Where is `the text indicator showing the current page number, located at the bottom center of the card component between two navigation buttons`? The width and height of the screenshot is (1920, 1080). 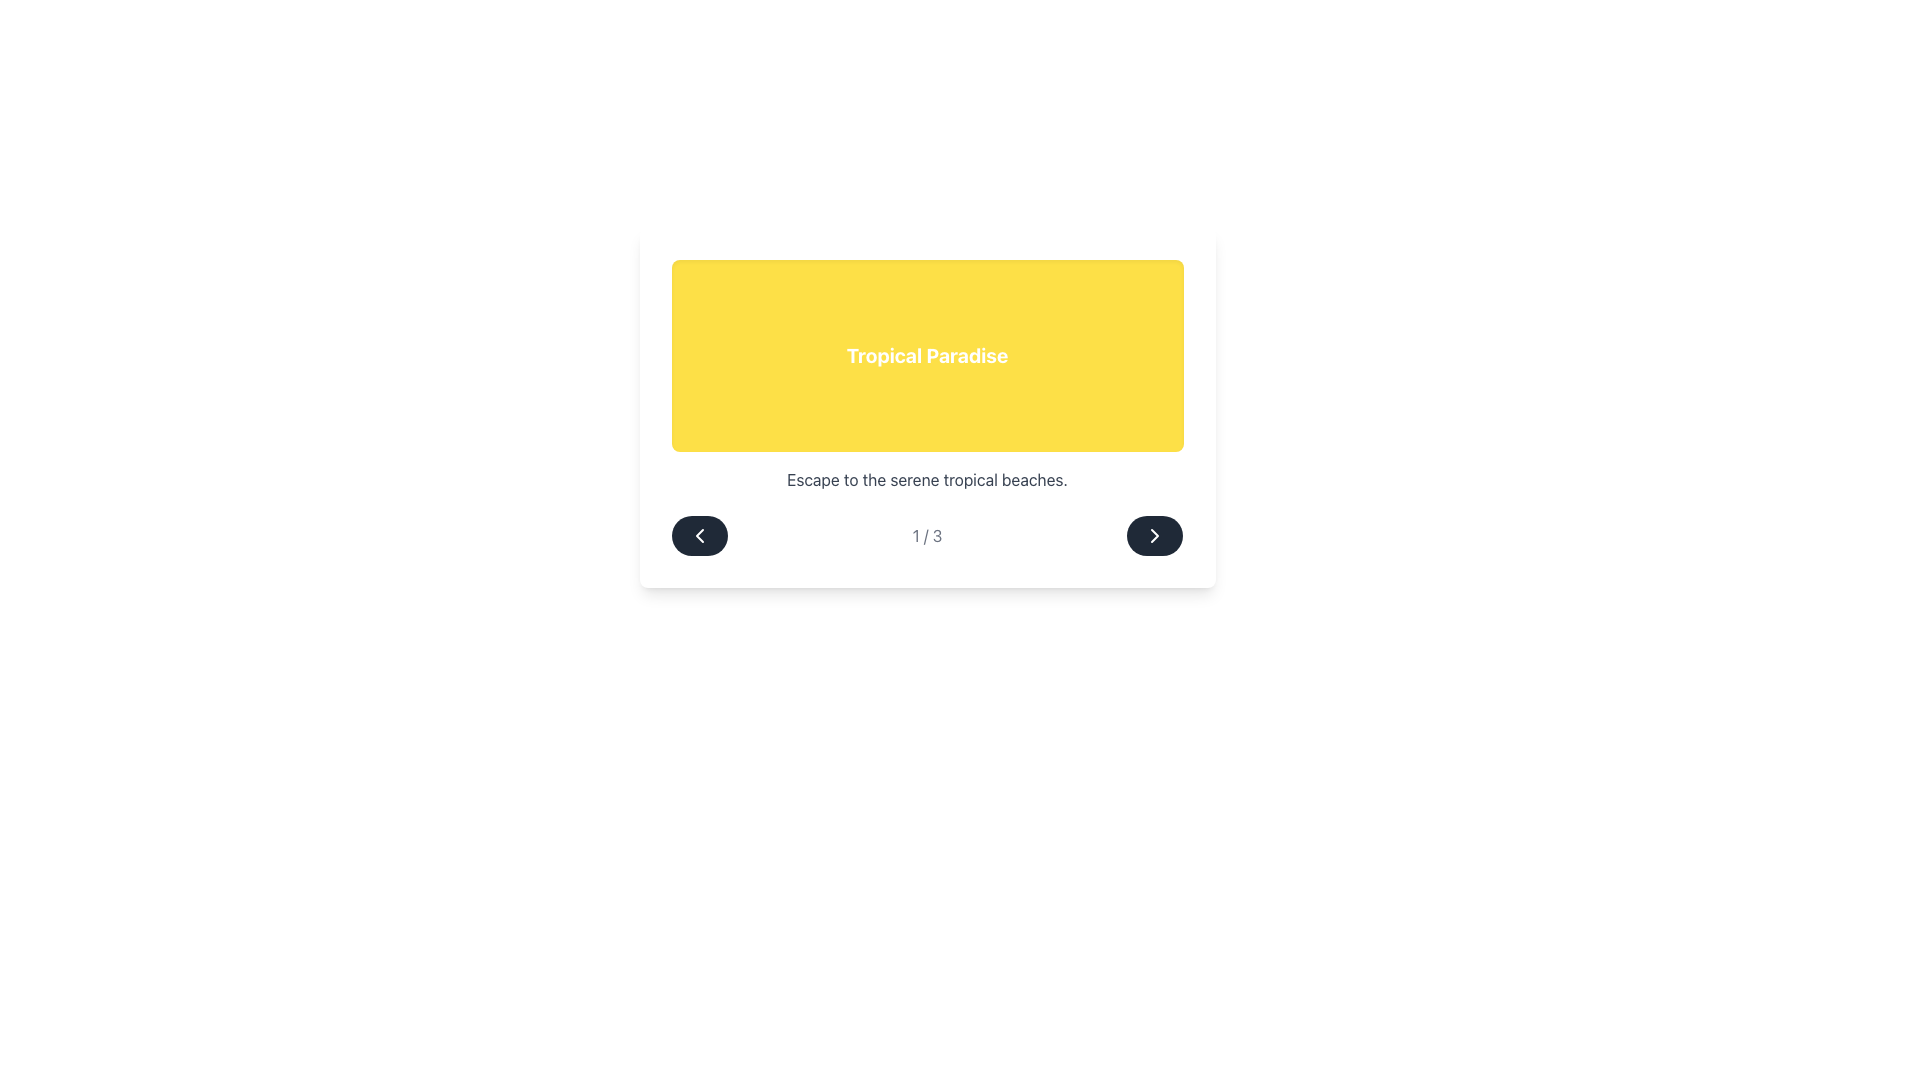 the text indicator showing the current page number, located at the bottom center of the card component between two navigation buttons is located at coordinates (926, 535).